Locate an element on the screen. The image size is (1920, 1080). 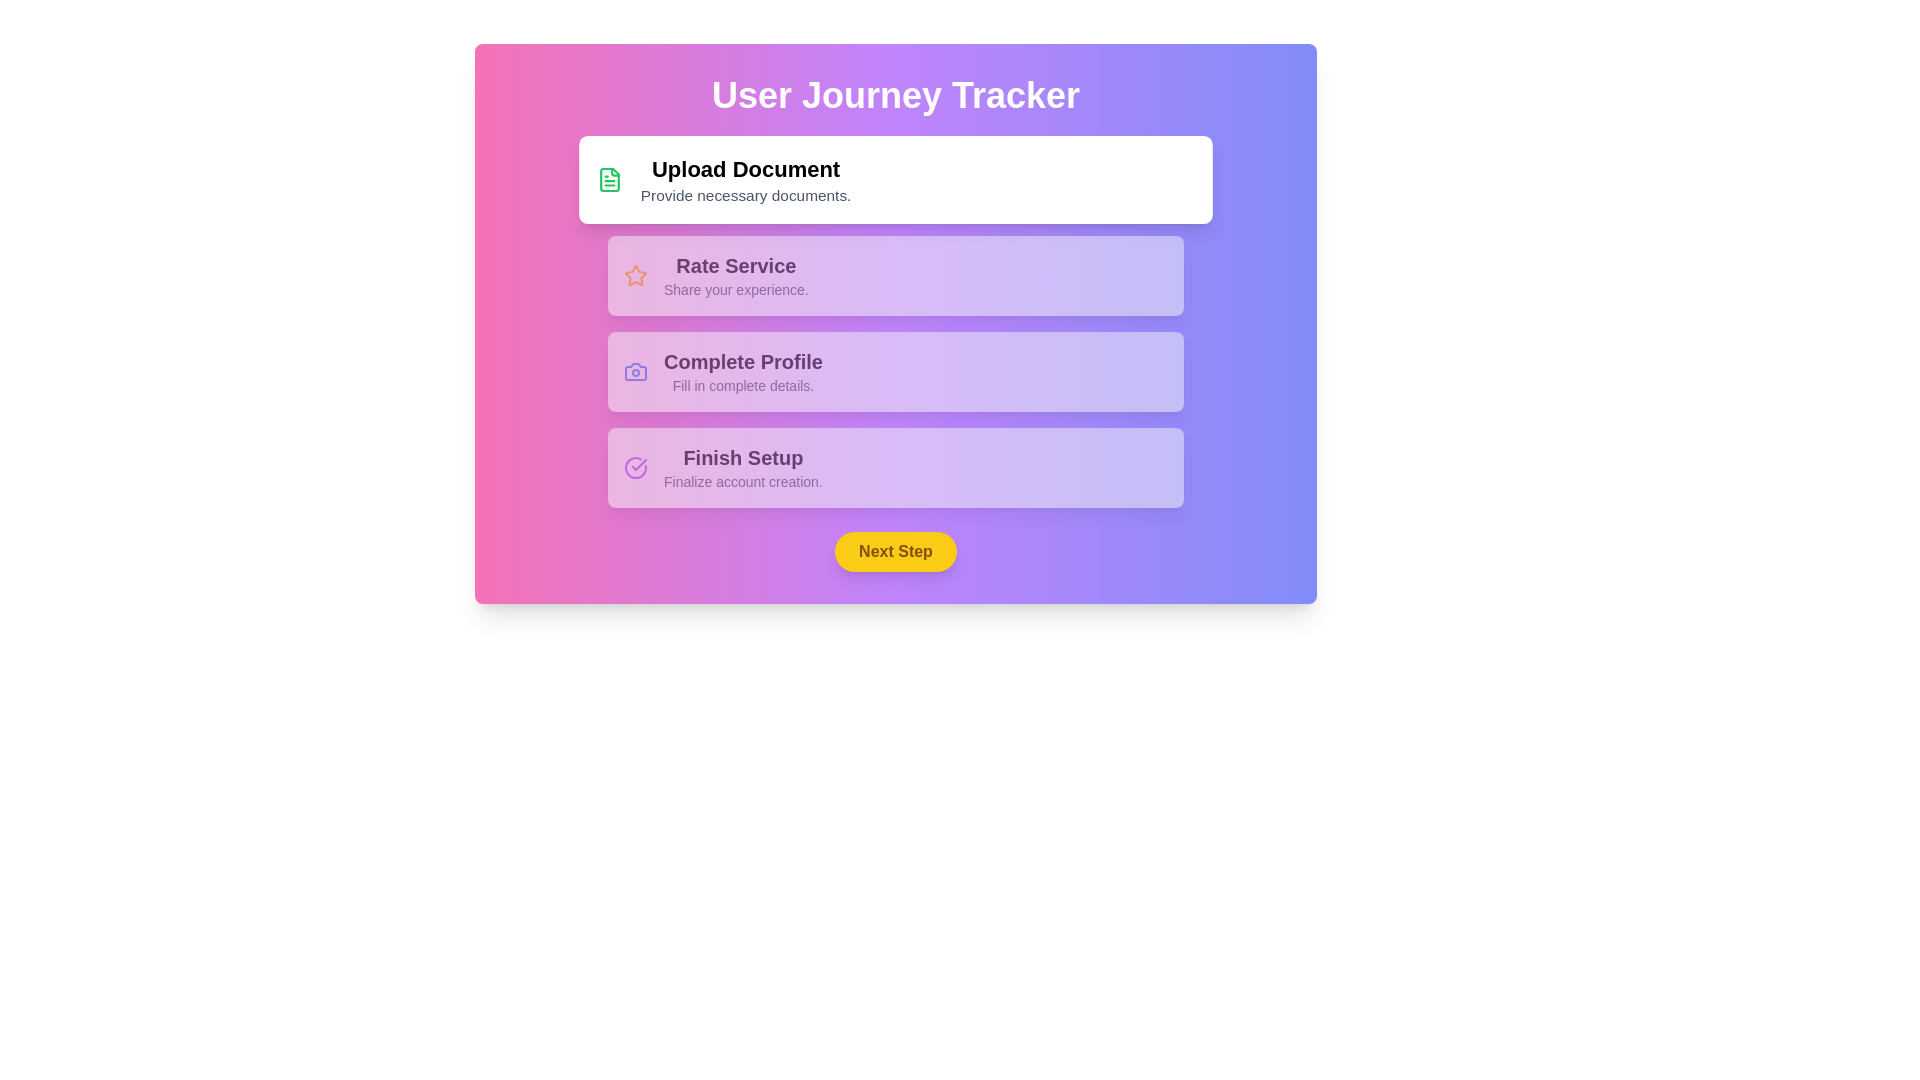
text from the multiline Text Label that prompts users to complete their profile details, located between 'Rate Service' and 'Finish Setup' is located at coordinates (742, 371).